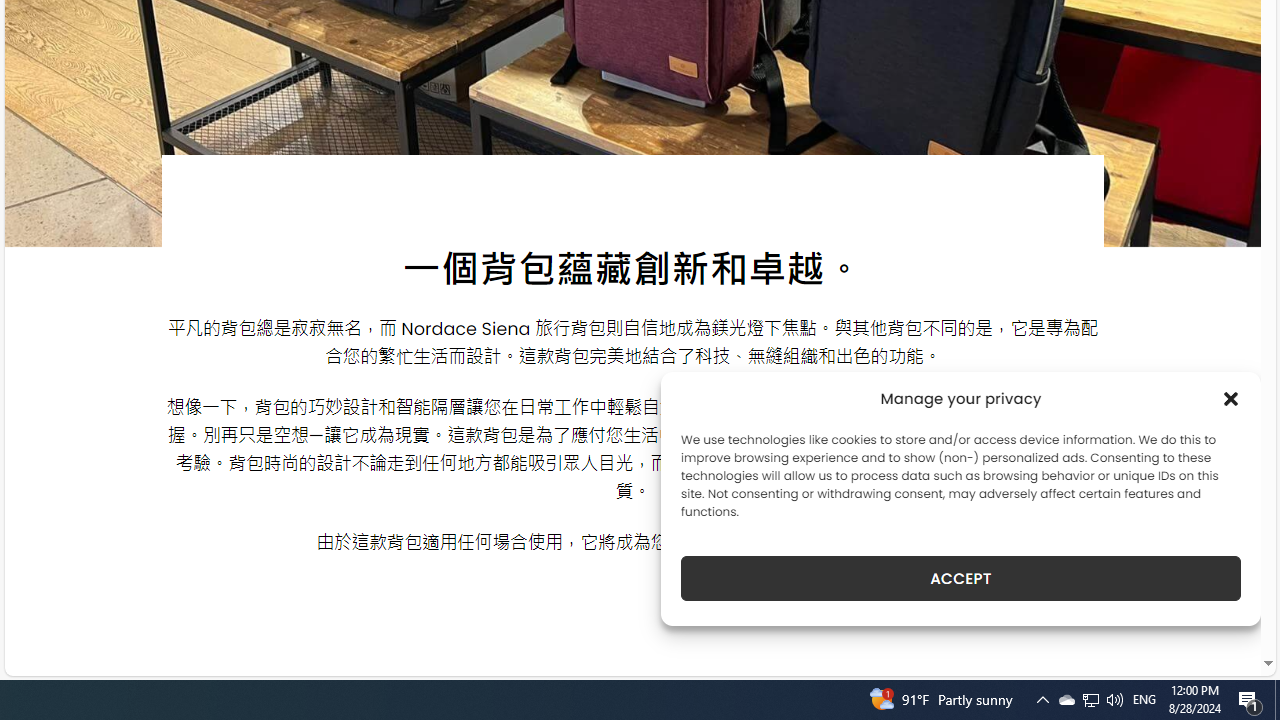 Image resolution: width=1280 pixels, height=720 pixels. Describe the element at coordinates (1230, 398) in the screenshot. I see `'Class: cmplz-close'` at that location.